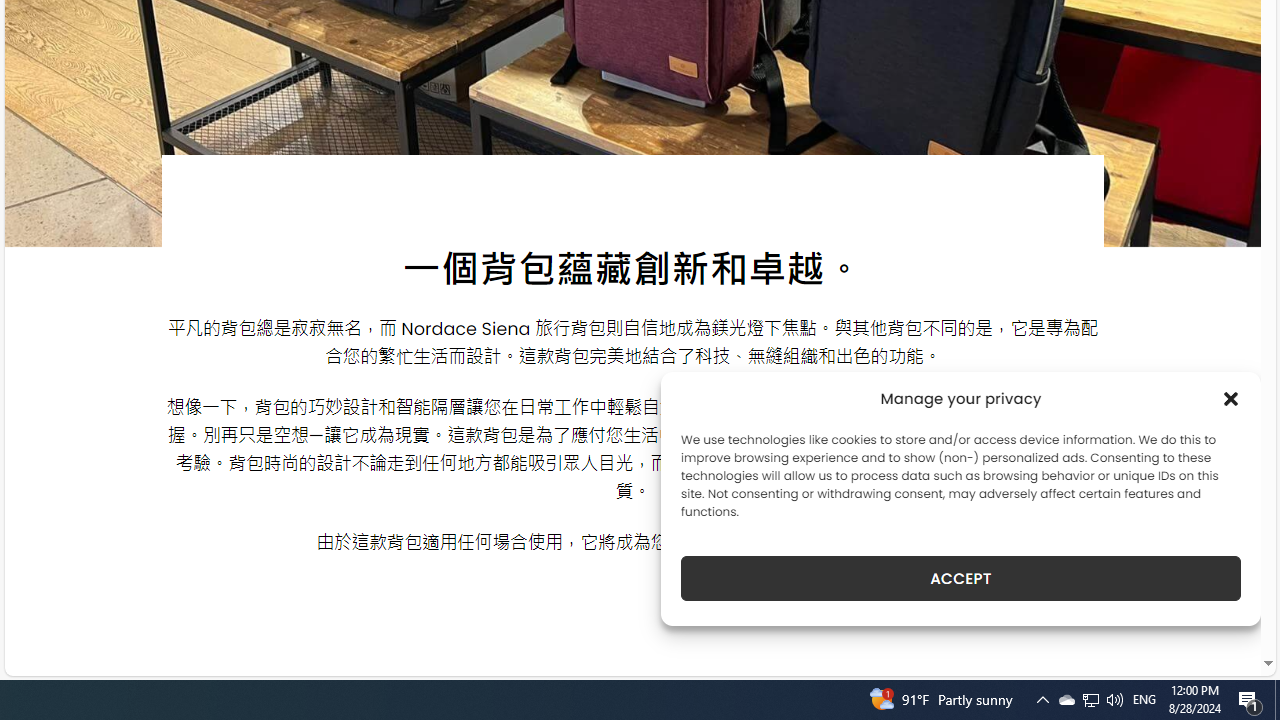 Image resolution: width=1280 pixels, height=720 pixels. Describe the element at coordinates (1230, 398) in the screenshot. I see `'Class: cmplz-close'` at that location.